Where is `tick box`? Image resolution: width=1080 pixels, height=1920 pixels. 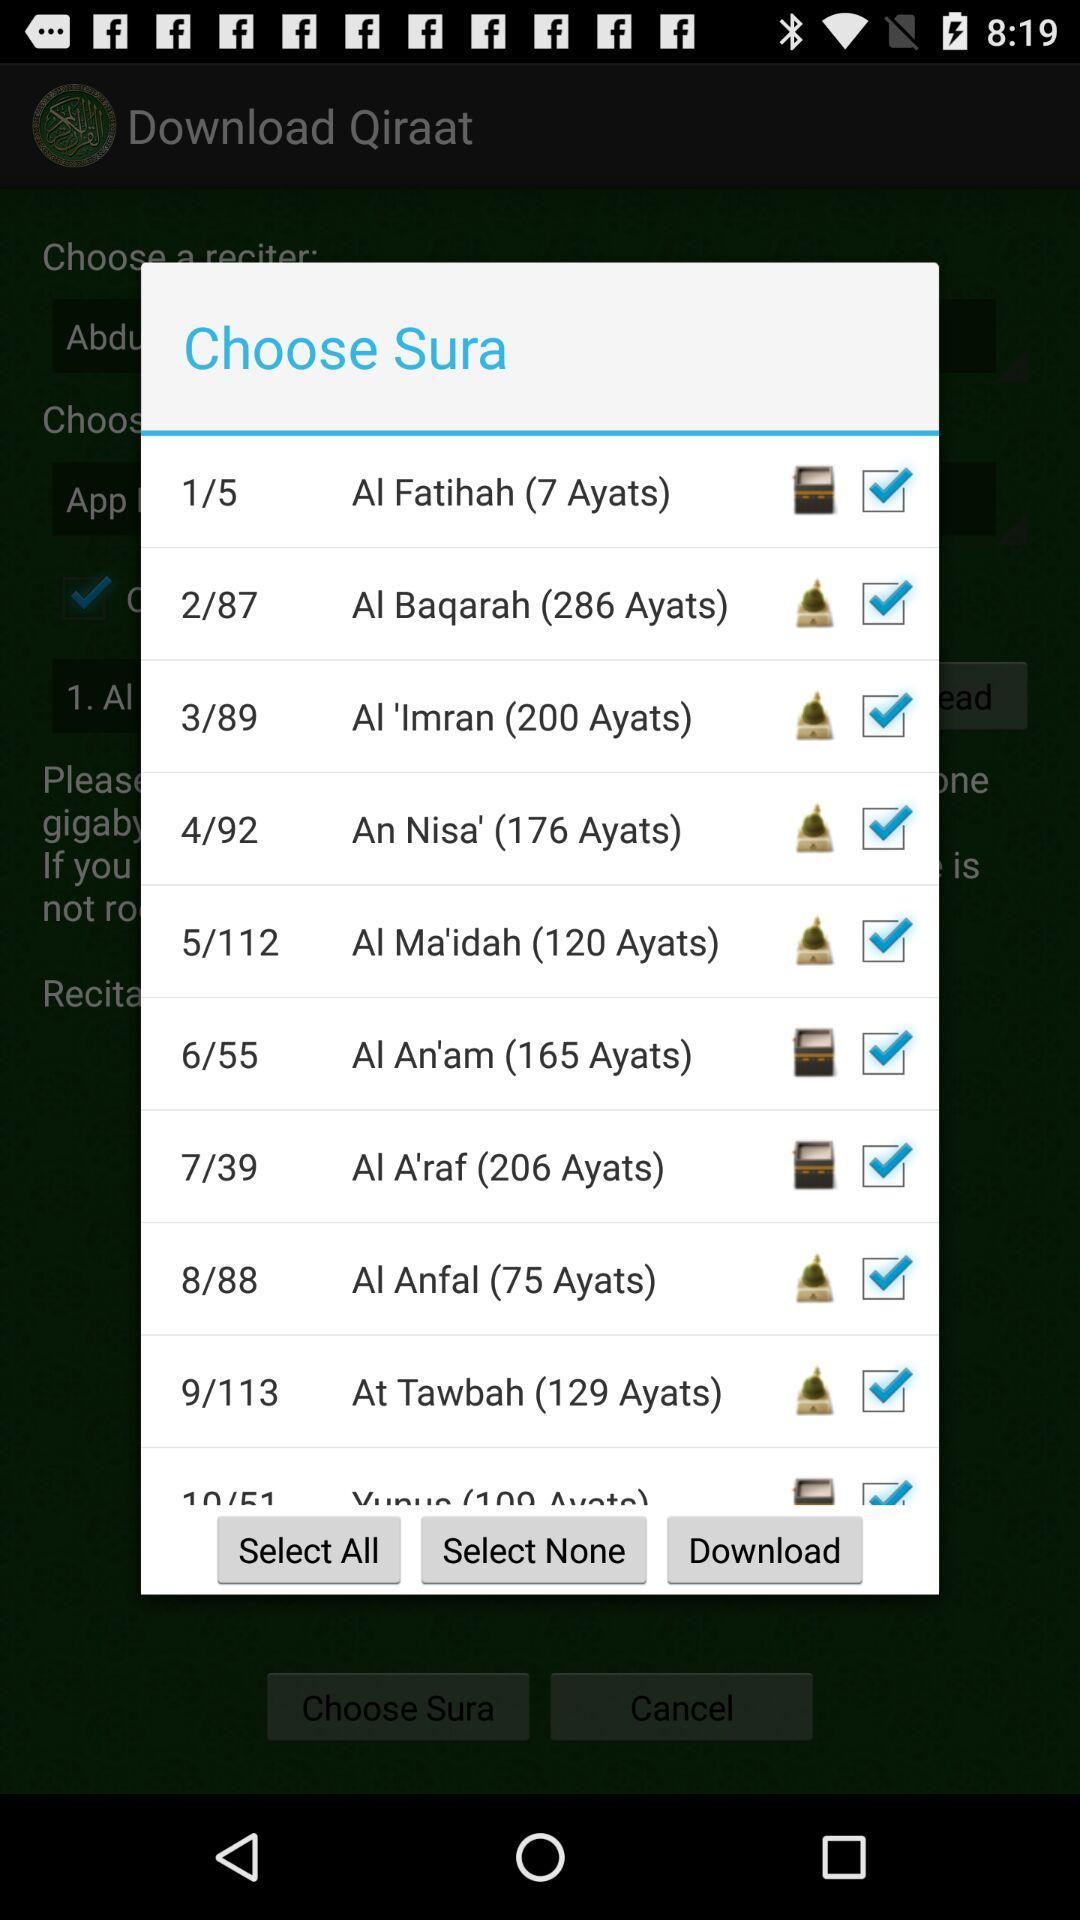 tick box is located at coordinates (882, 1483).